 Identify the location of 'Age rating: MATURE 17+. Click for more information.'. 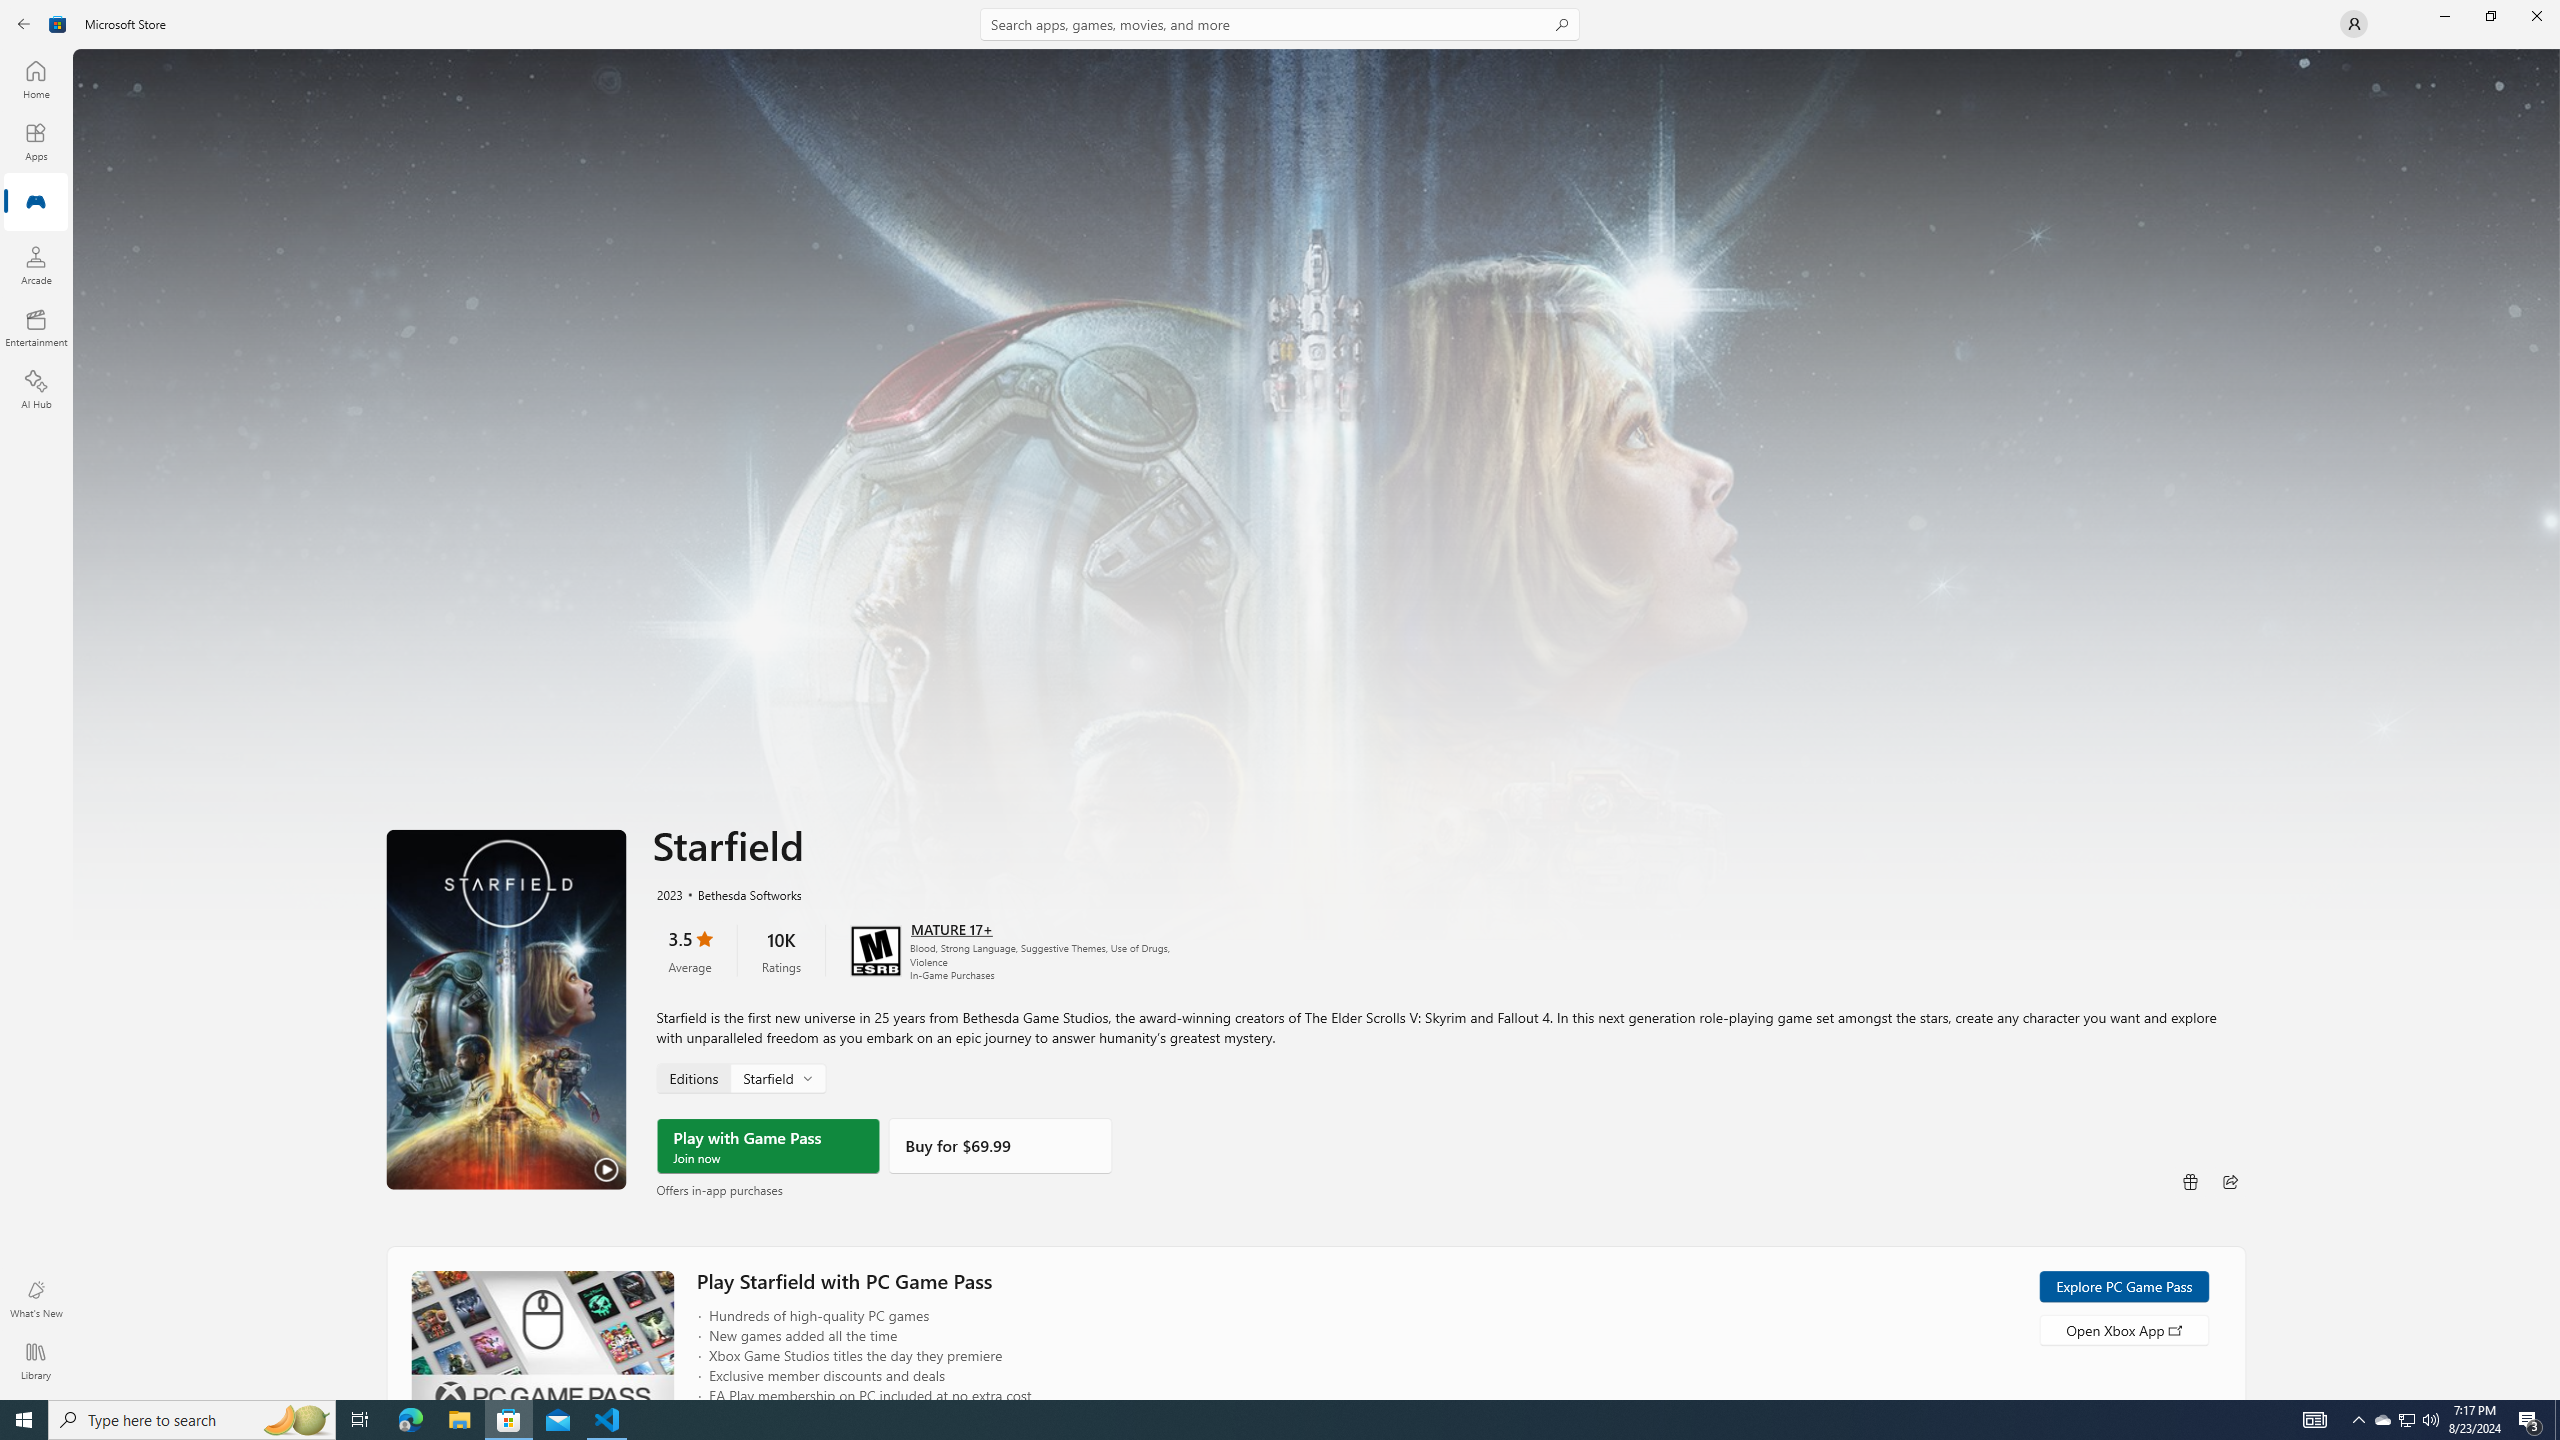
(950, 927).